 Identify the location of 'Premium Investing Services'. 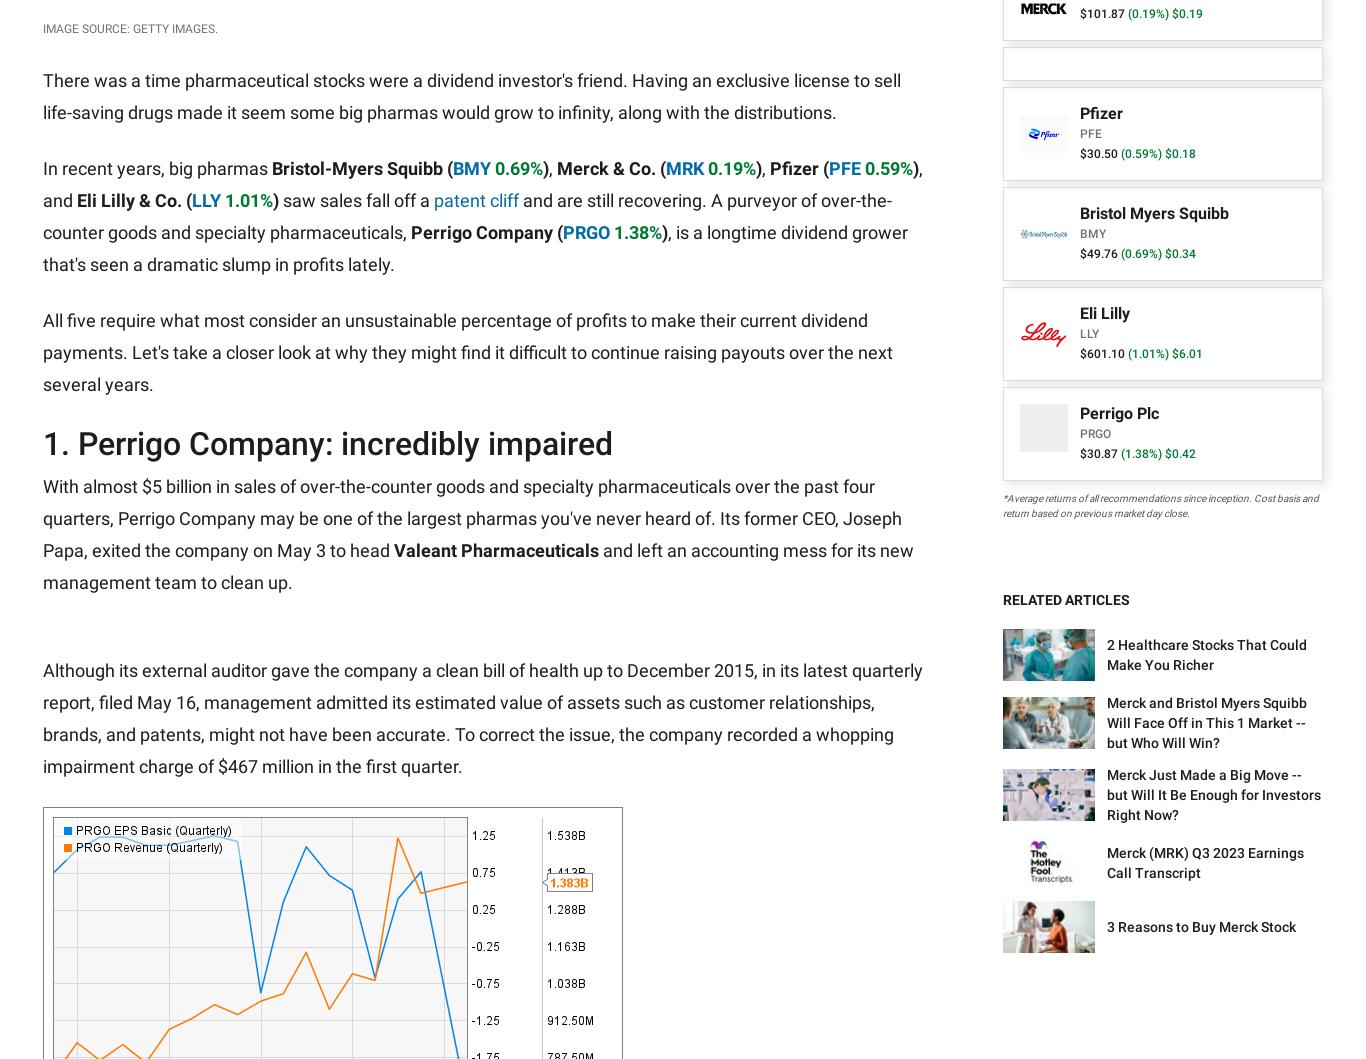
(238, 855).